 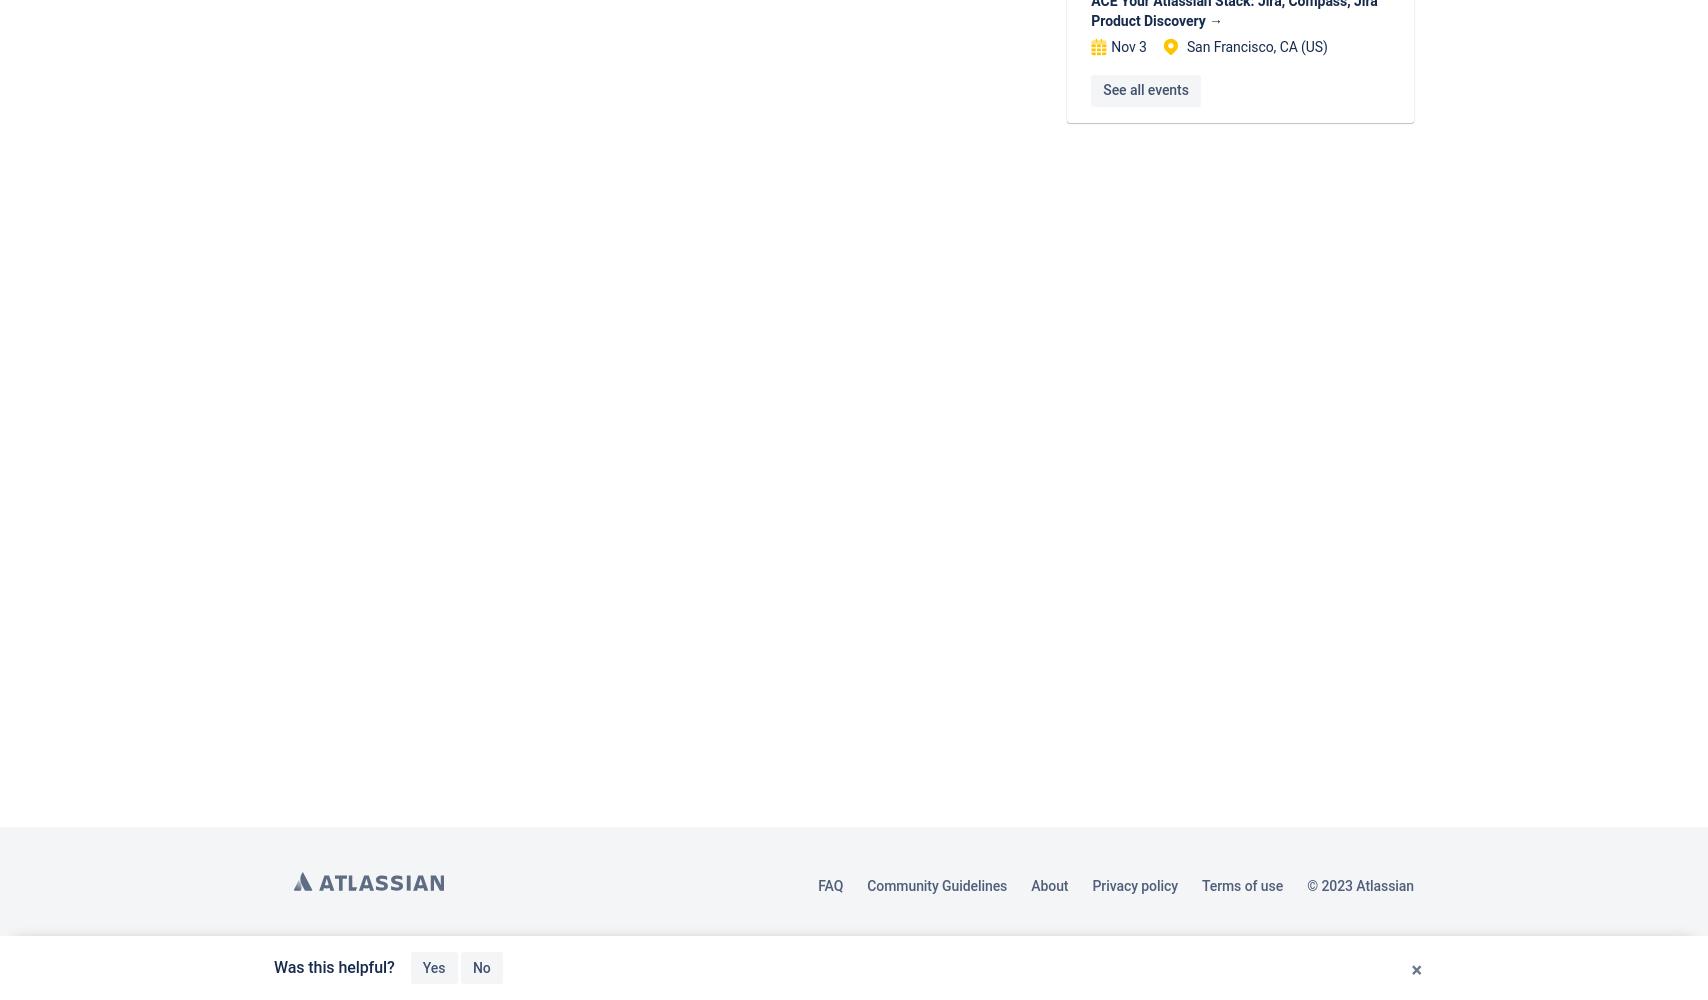 I want to click on 'San Francisco, CA (US)', so click(x=1256, y=46).